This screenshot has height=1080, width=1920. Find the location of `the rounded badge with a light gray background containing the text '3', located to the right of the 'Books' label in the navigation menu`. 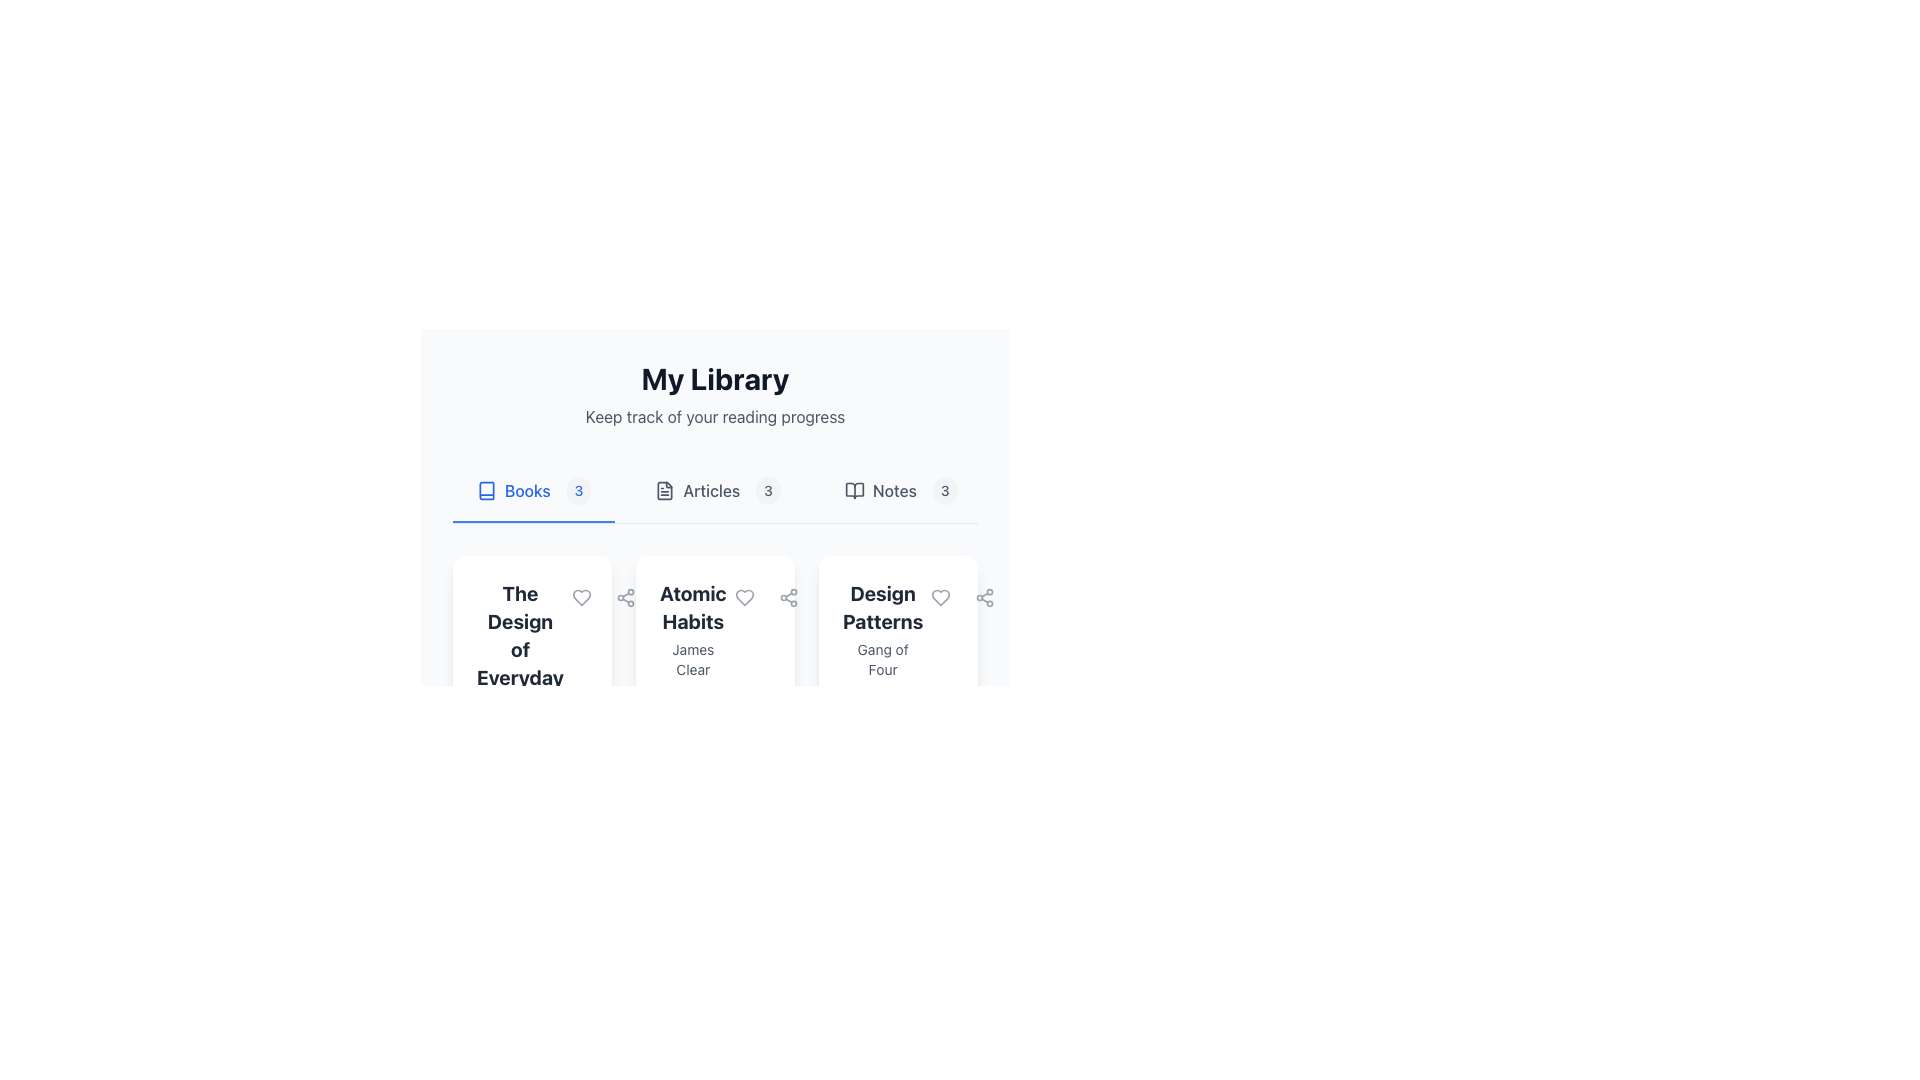

the rounded badge with a light gray background containing the text '3', located to the right of the 'Books' label in the navigation menu is located at coordinates (578, 490).